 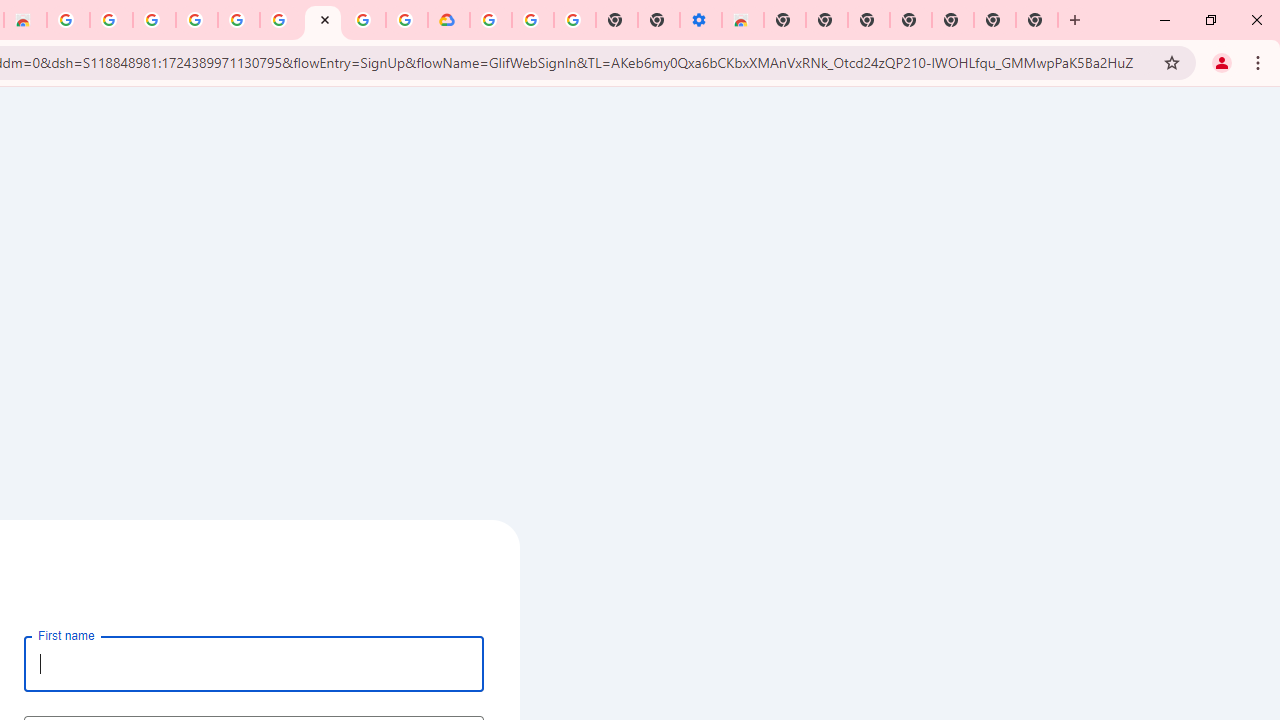 I want to click on 'Sign in - Google Accounts', so click(x=365, y=20).